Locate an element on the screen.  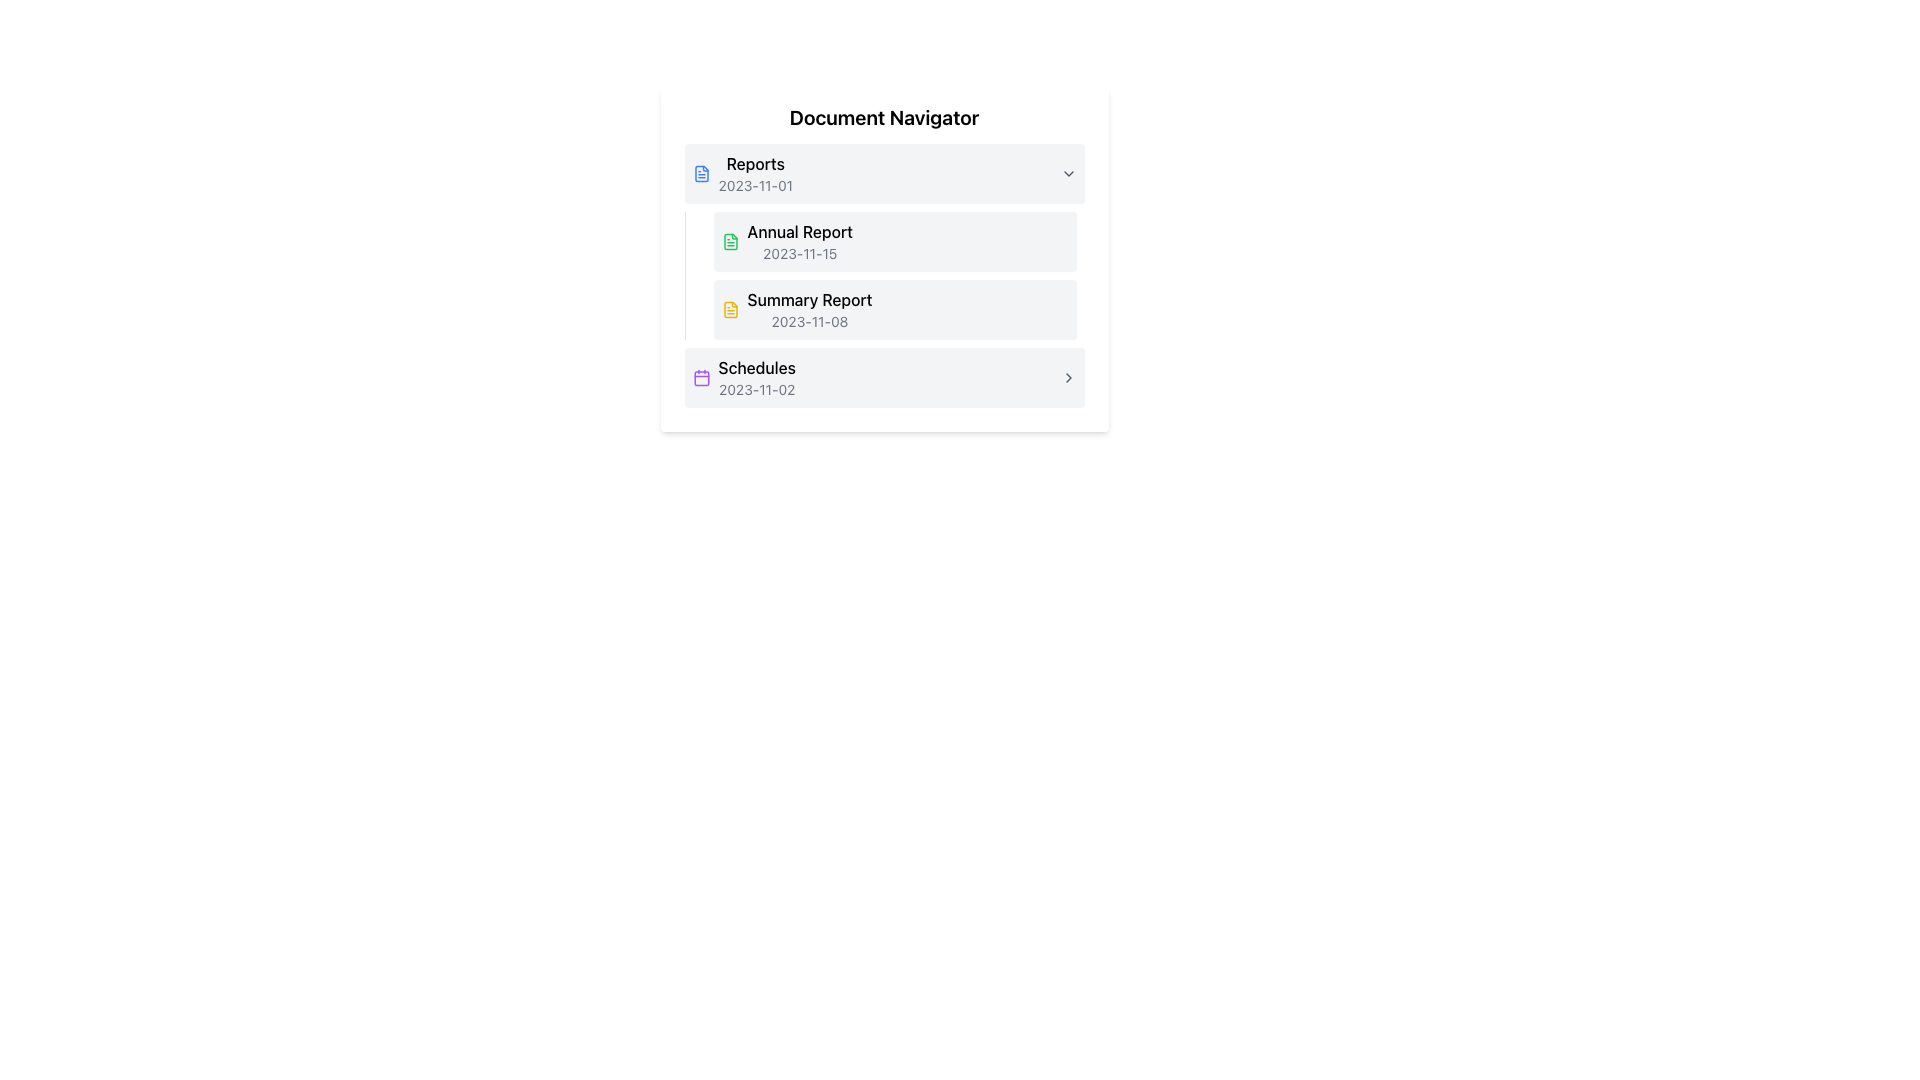
a report entry within the 'Document Navigator' is located at coordinates (883, 276).